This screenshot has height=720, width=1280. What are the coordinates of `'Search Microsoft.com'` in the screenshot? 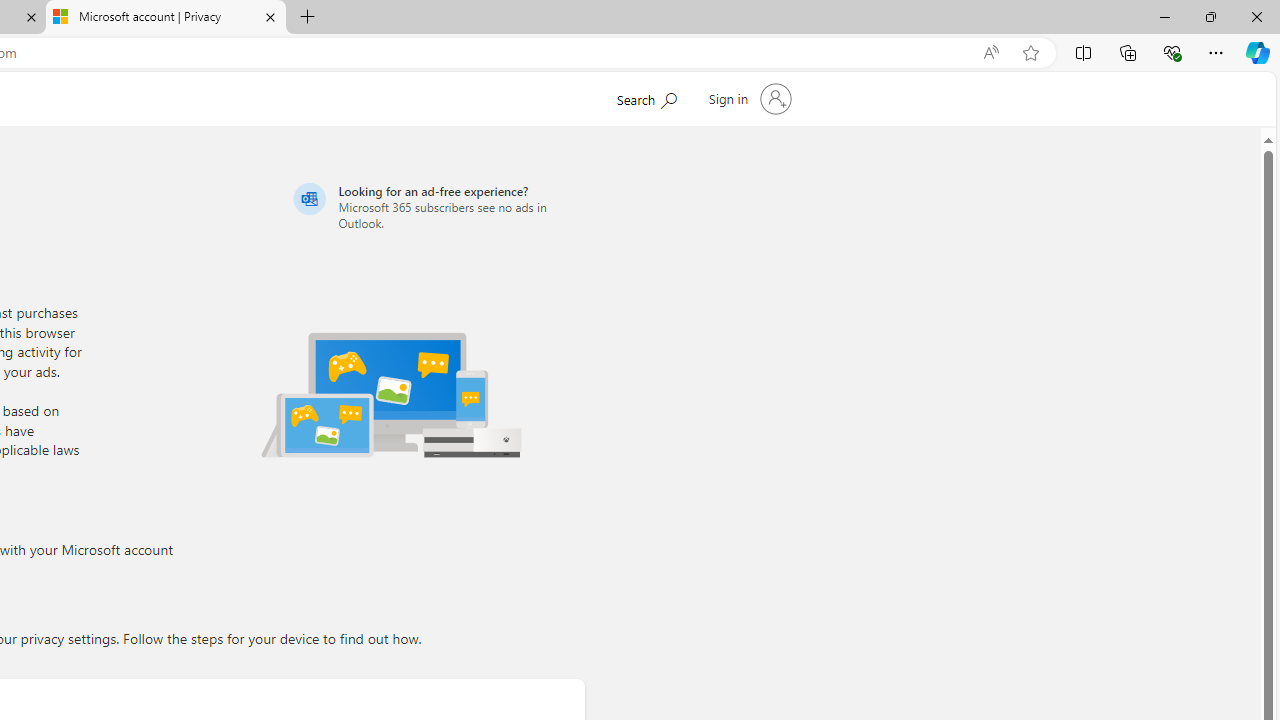 It's located at (646, 97).